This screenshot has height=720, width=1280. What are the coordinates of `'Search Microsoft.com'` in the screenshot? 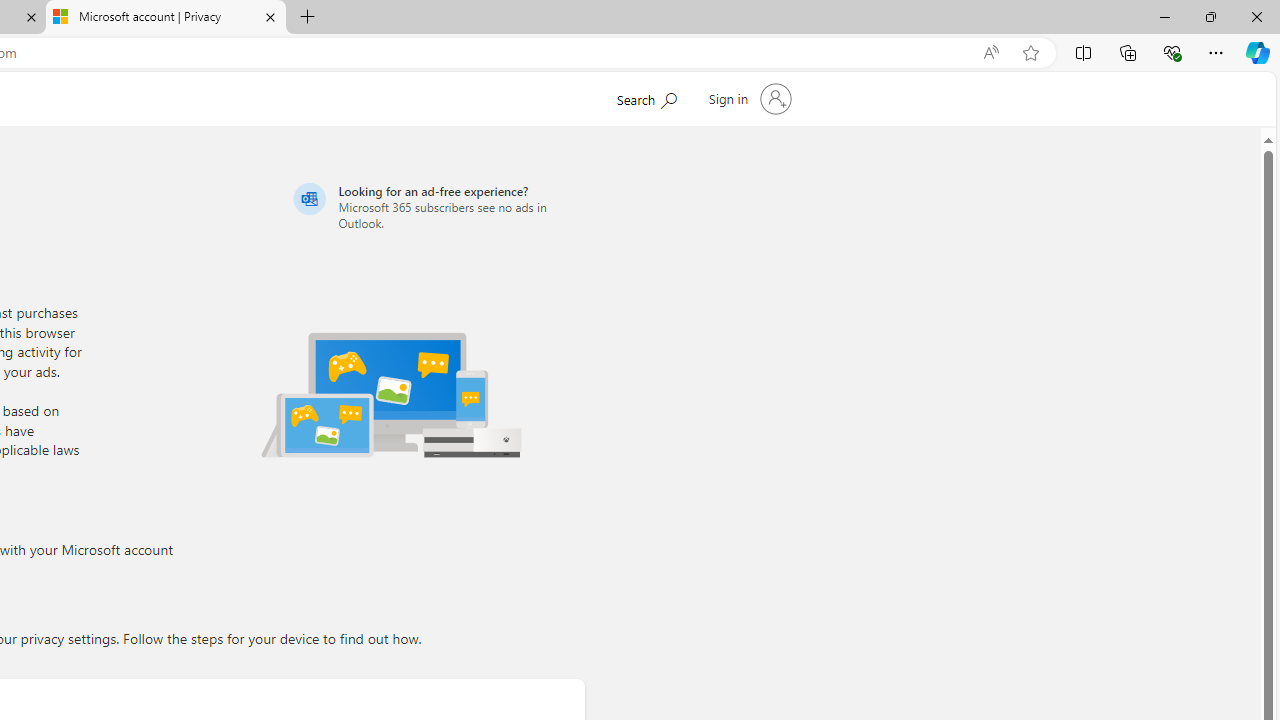 It's located at (646, 97).